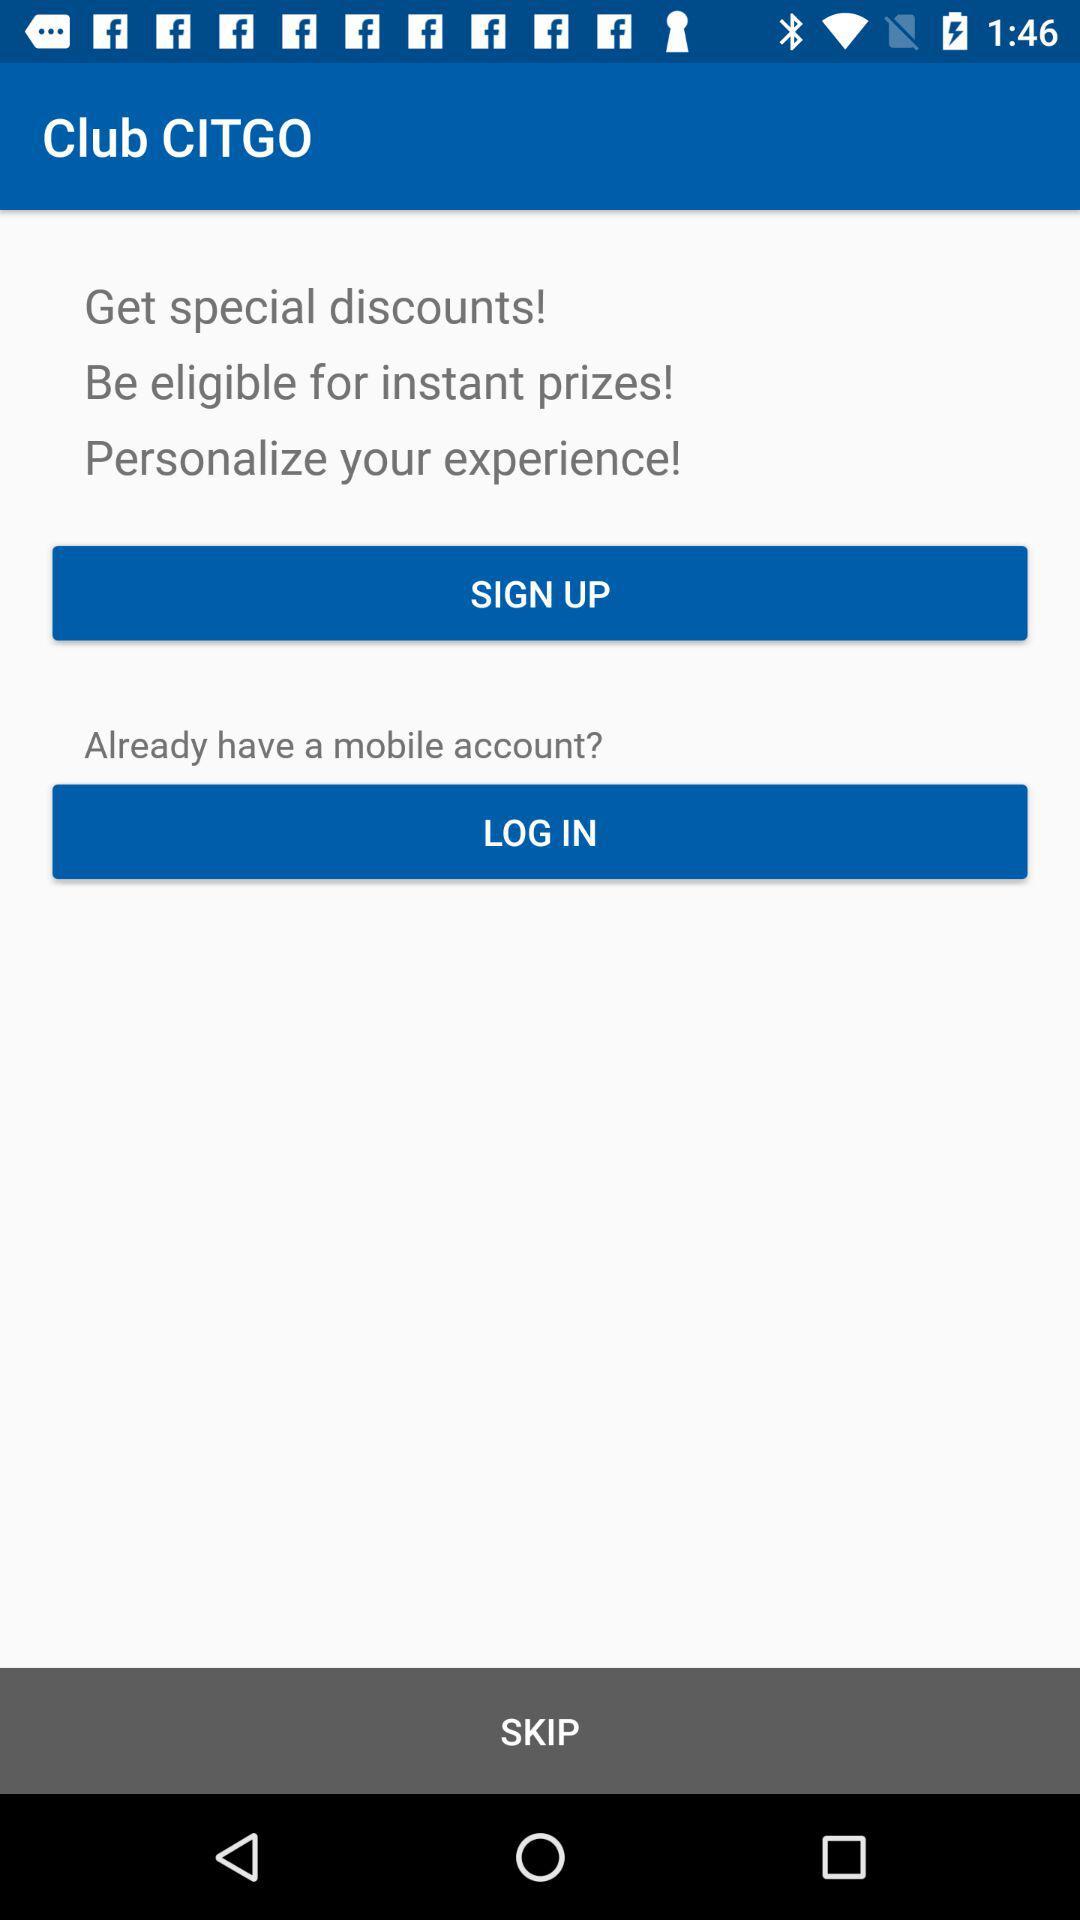  Describe the element at coordinates (540, 1730) in the screenshot. I see `skip item` at that location.